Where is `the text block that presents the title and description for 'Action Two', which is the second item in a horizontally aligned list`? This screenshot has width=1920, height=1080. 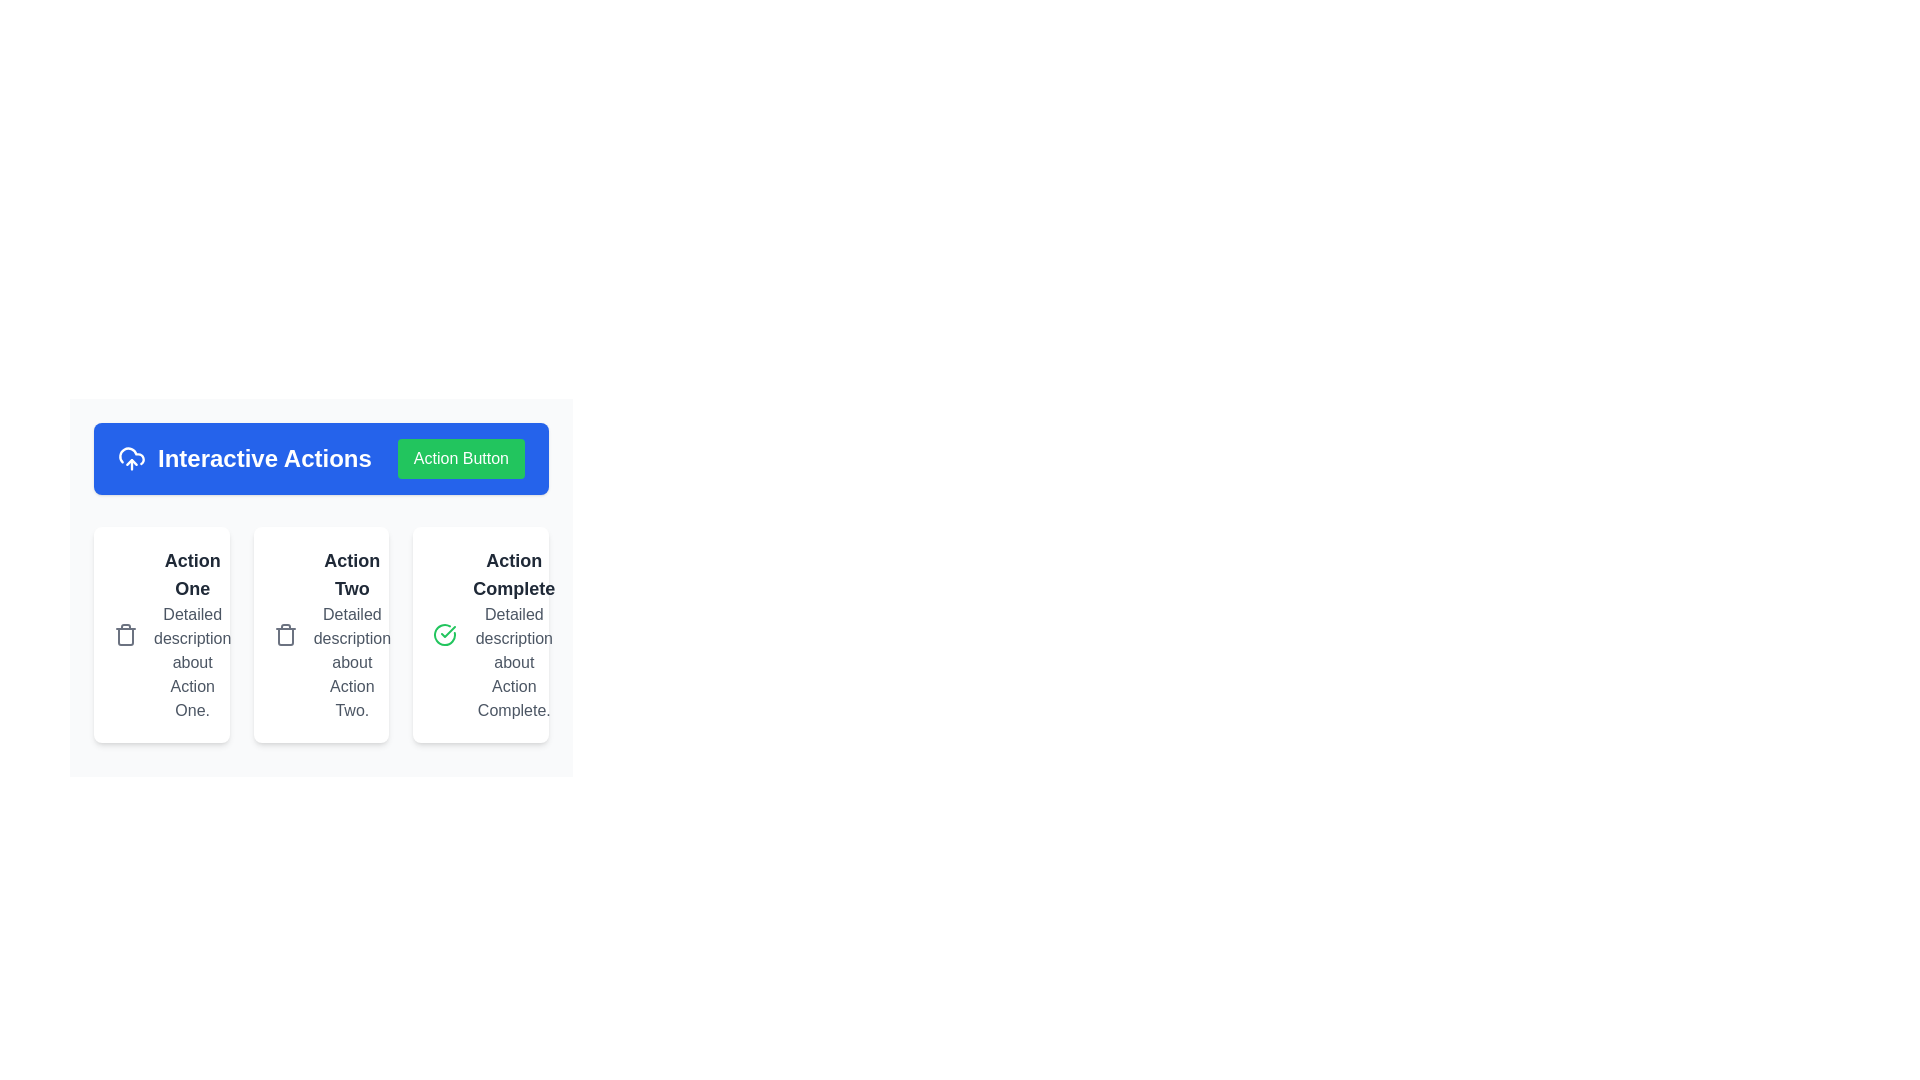
the text block that presents the title and description for 'Action Two', which is the second item in a horizontally aligned list is located at coordinates (352, 635).